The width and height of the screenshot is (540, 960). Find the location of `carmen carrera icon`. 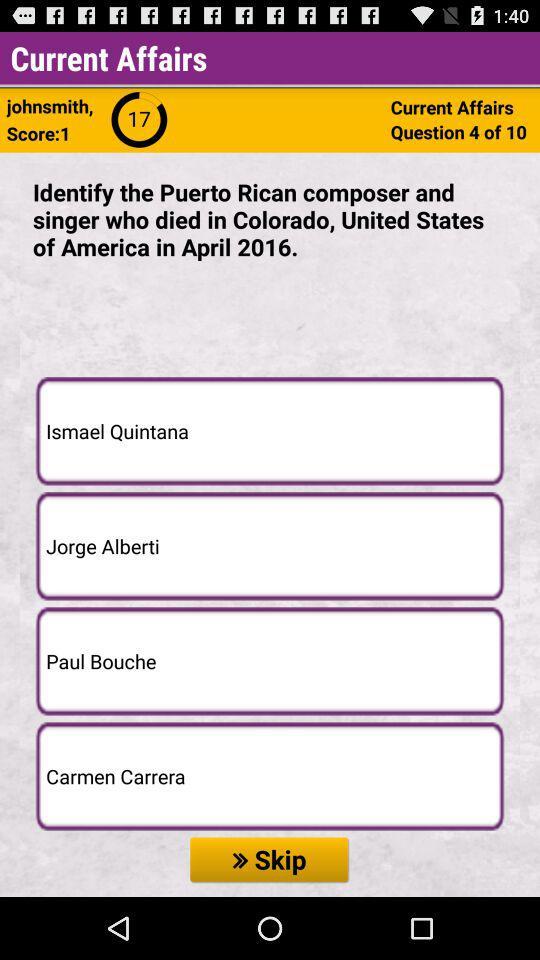

carmen carrera icon is located at coordinates (270, 775).